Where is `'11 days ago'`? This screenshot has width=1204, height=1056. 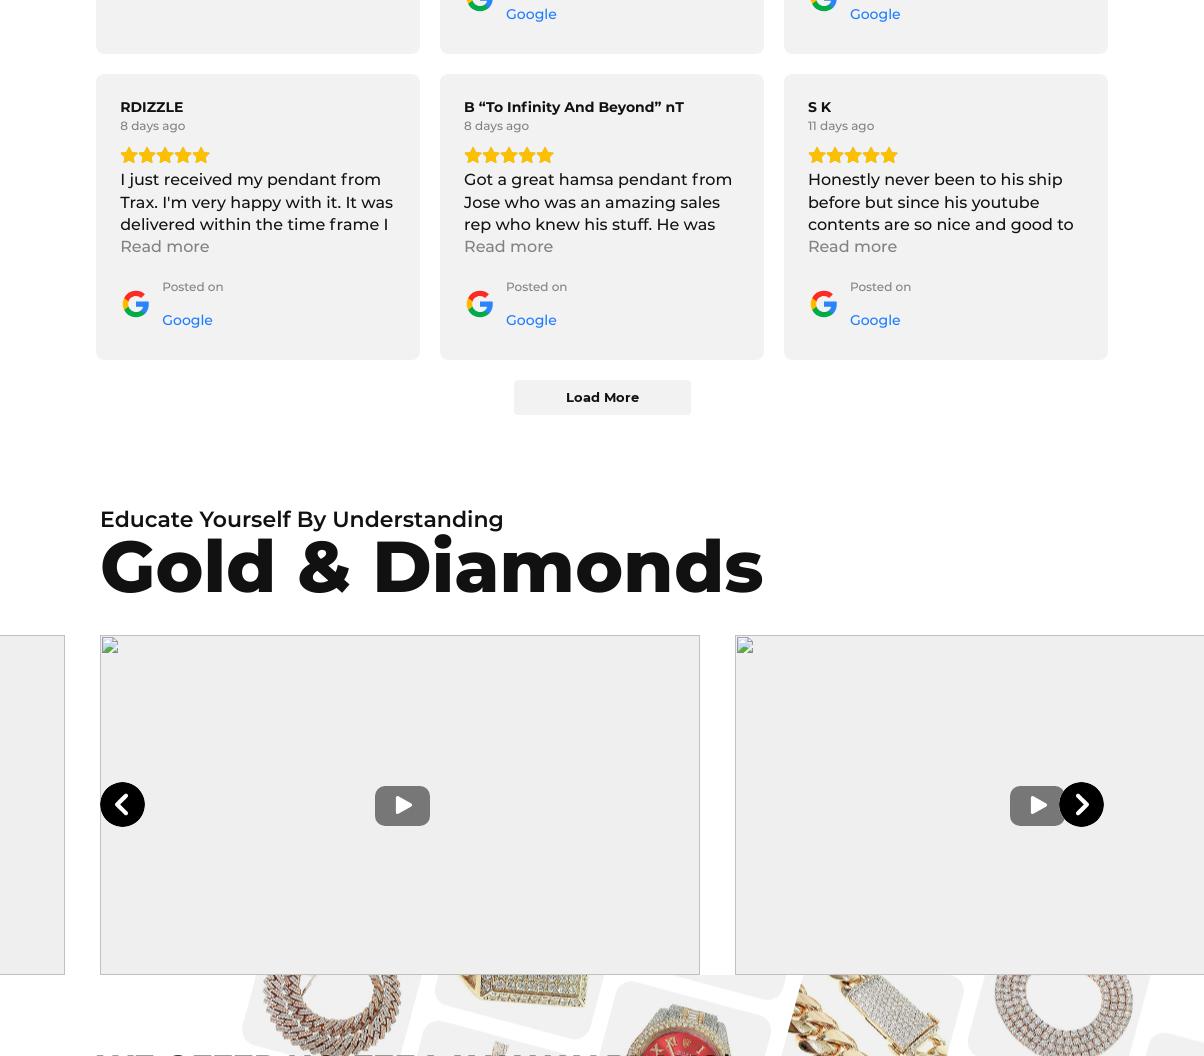 '11 days ago' is located at coordinates (840, 125).